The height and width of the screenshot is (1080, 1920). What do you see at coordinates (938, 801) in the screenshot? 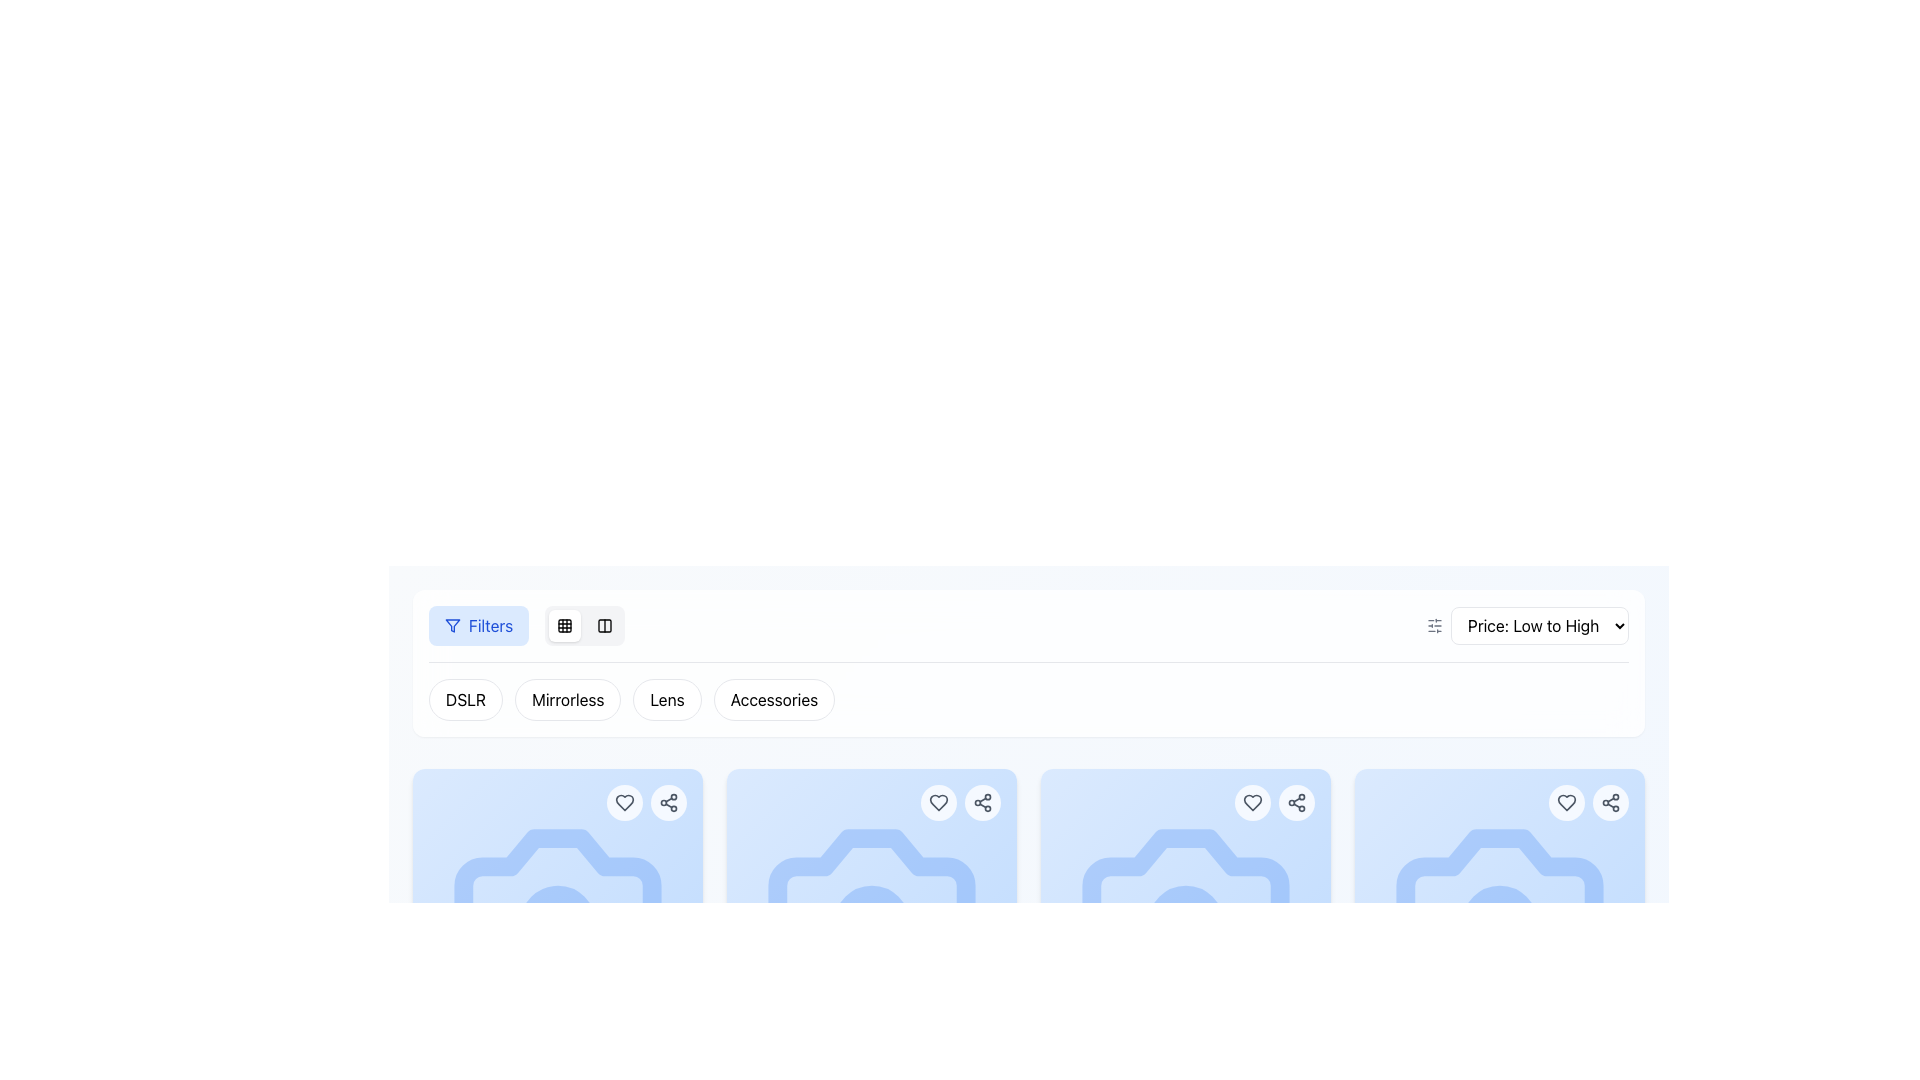
I see `the 'like' icon located in the top-right corner of the second card from the left in the first row of the grid` at bounding box center [938, 801].